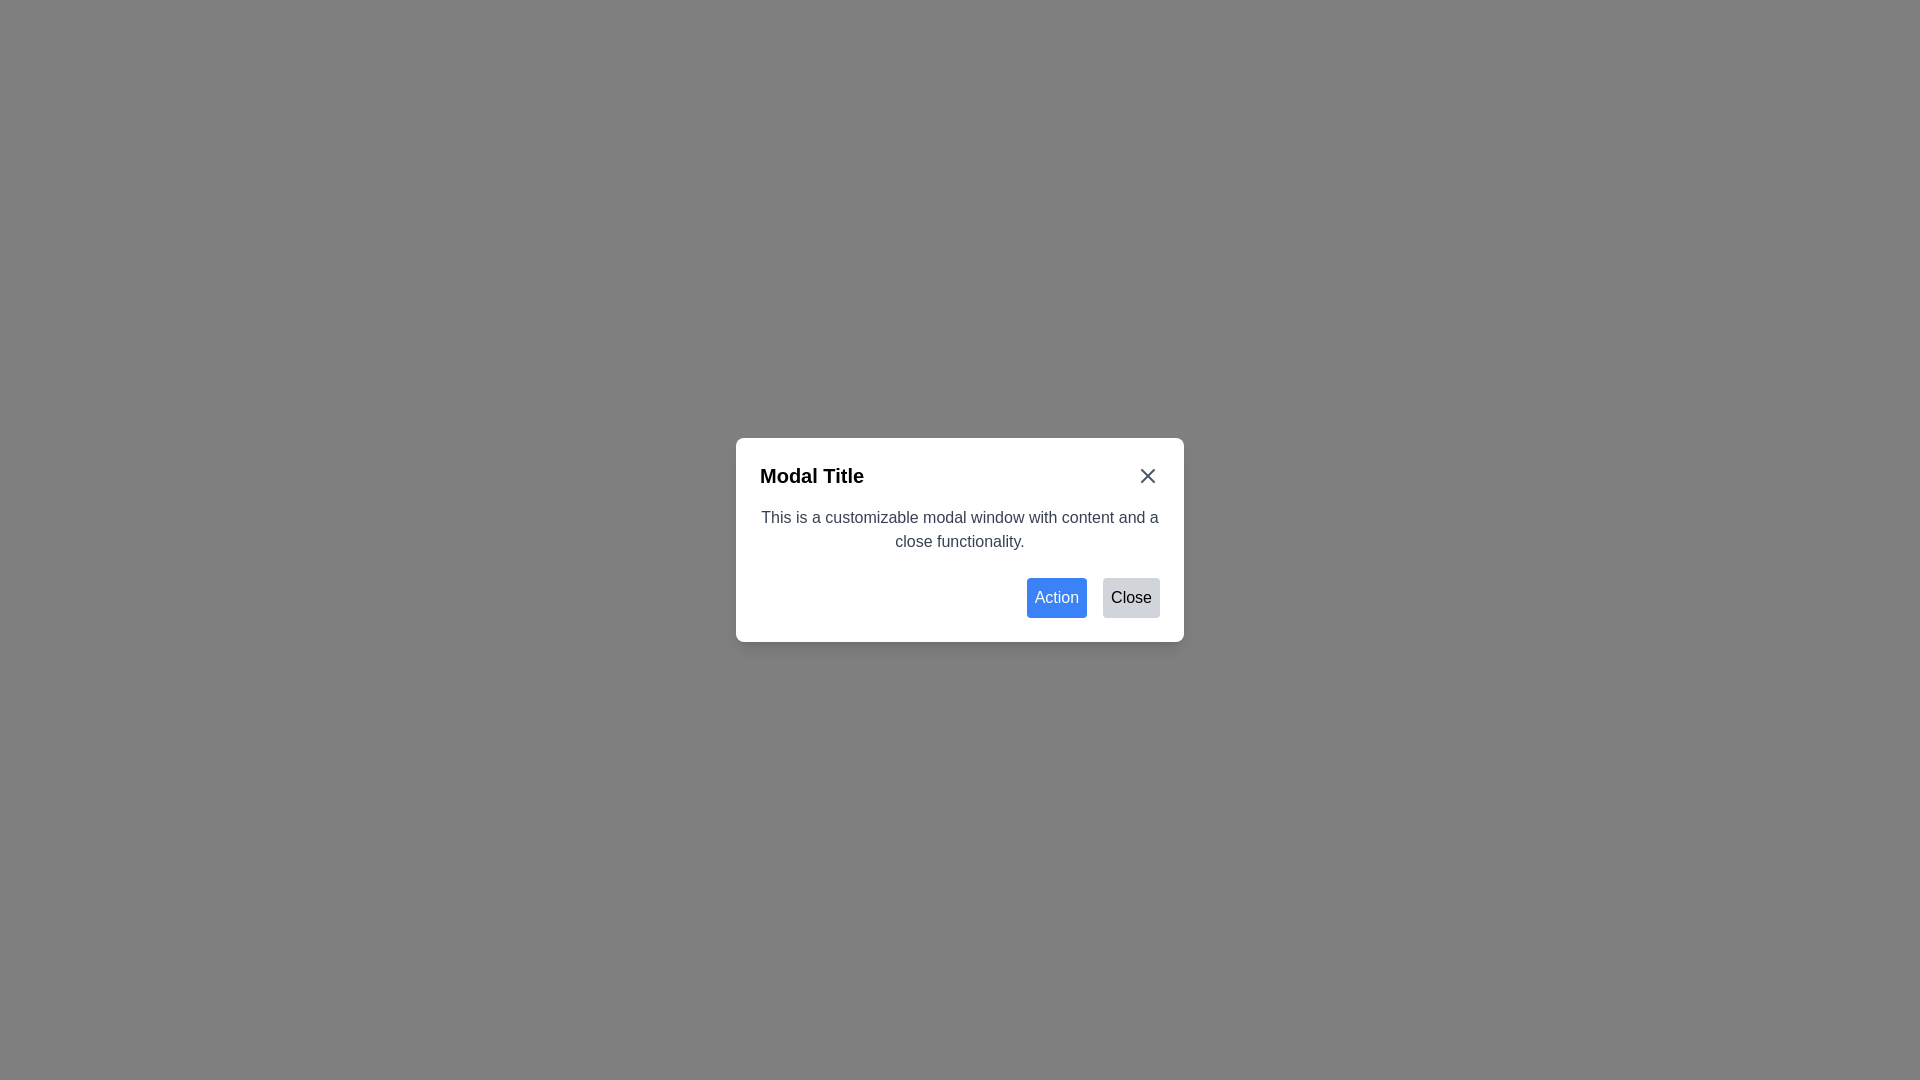  What do you see at coordinates (960, 528) in the screenshot?
I see `the text block that contains the description 'This is a customizable modal window with content and a close functionality.' which is styled with a gray color and positioned centrally within the modal` at bounding box center [960, 528].